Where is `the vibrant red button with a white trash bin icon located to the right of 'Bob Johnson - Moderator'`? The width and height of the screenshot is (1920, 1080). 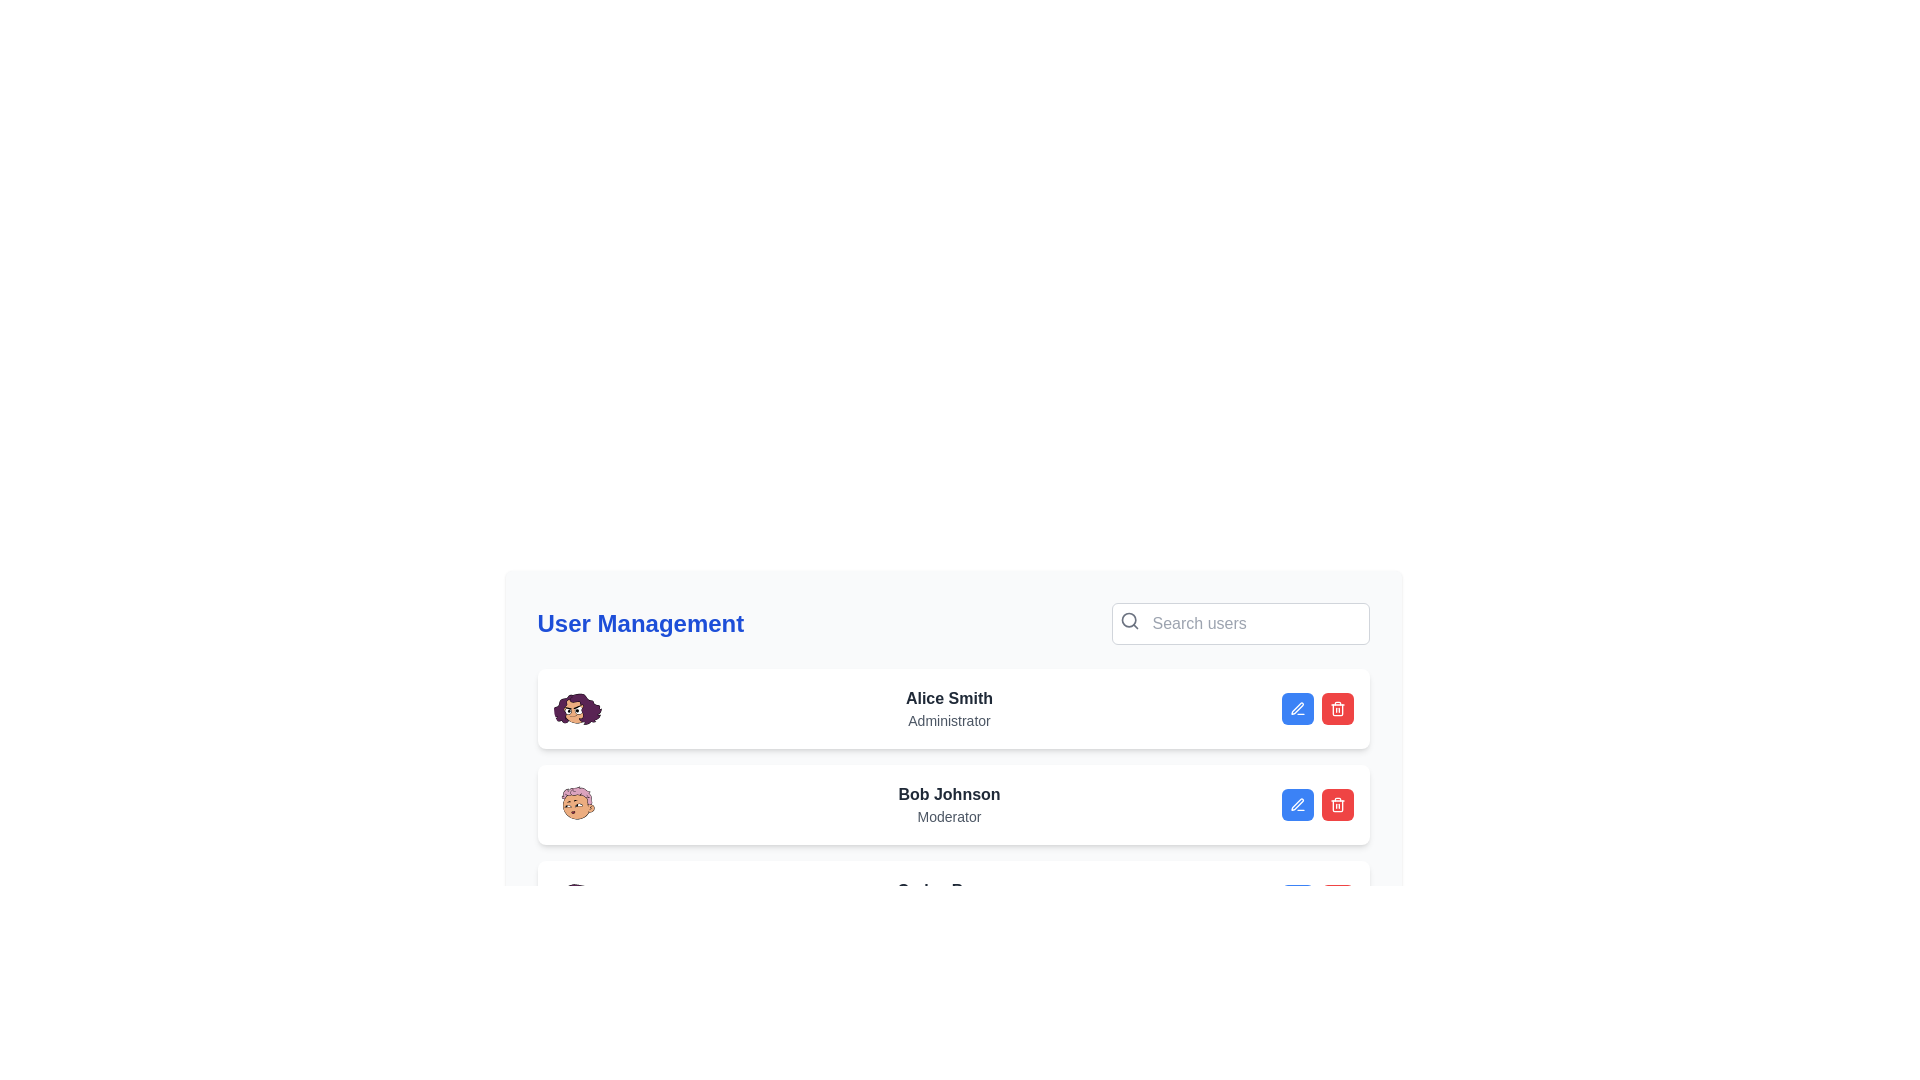 the vibrant red button with a white trash bin icon located to the right of 'Bob Johnson - Moderator' is located at coordinates (1337, 708).